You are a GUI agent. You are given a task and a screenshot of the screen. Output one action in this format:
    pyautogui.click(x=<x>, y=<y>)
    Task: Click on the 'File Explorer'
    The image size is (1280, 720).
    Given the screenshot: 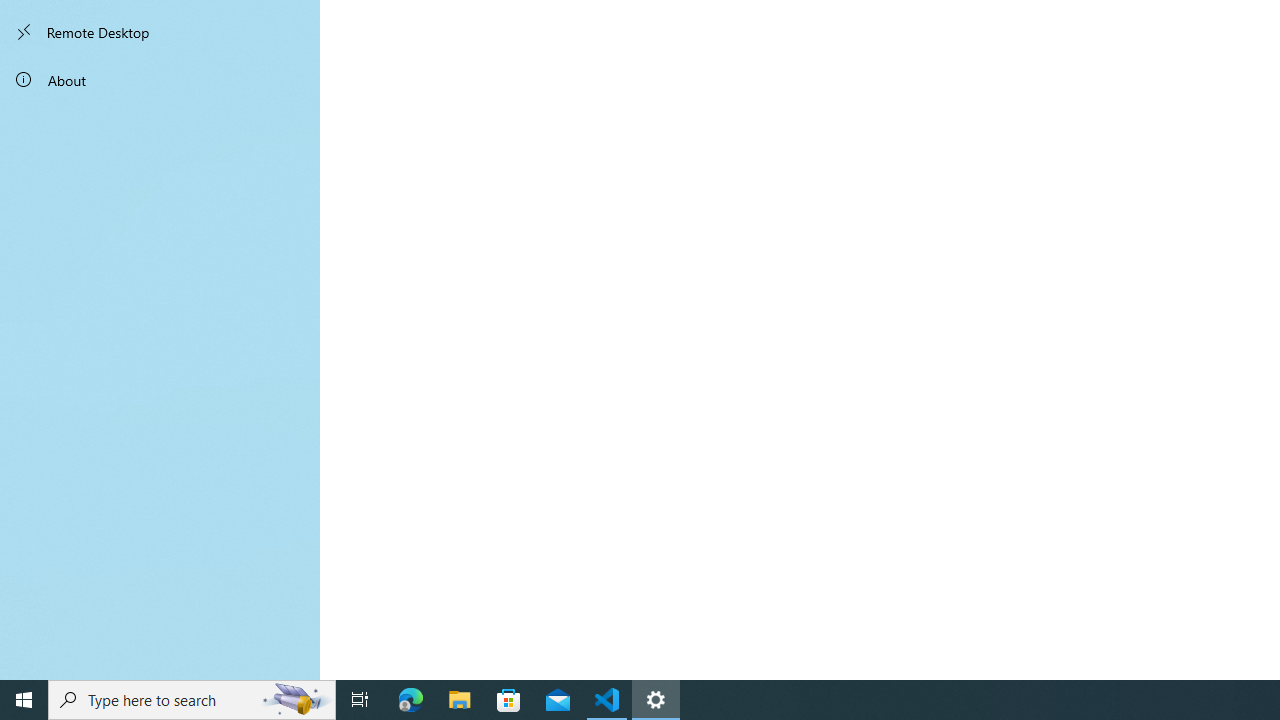 What is the action you would take?
    pyautogui.click(x=459, y=698)
    